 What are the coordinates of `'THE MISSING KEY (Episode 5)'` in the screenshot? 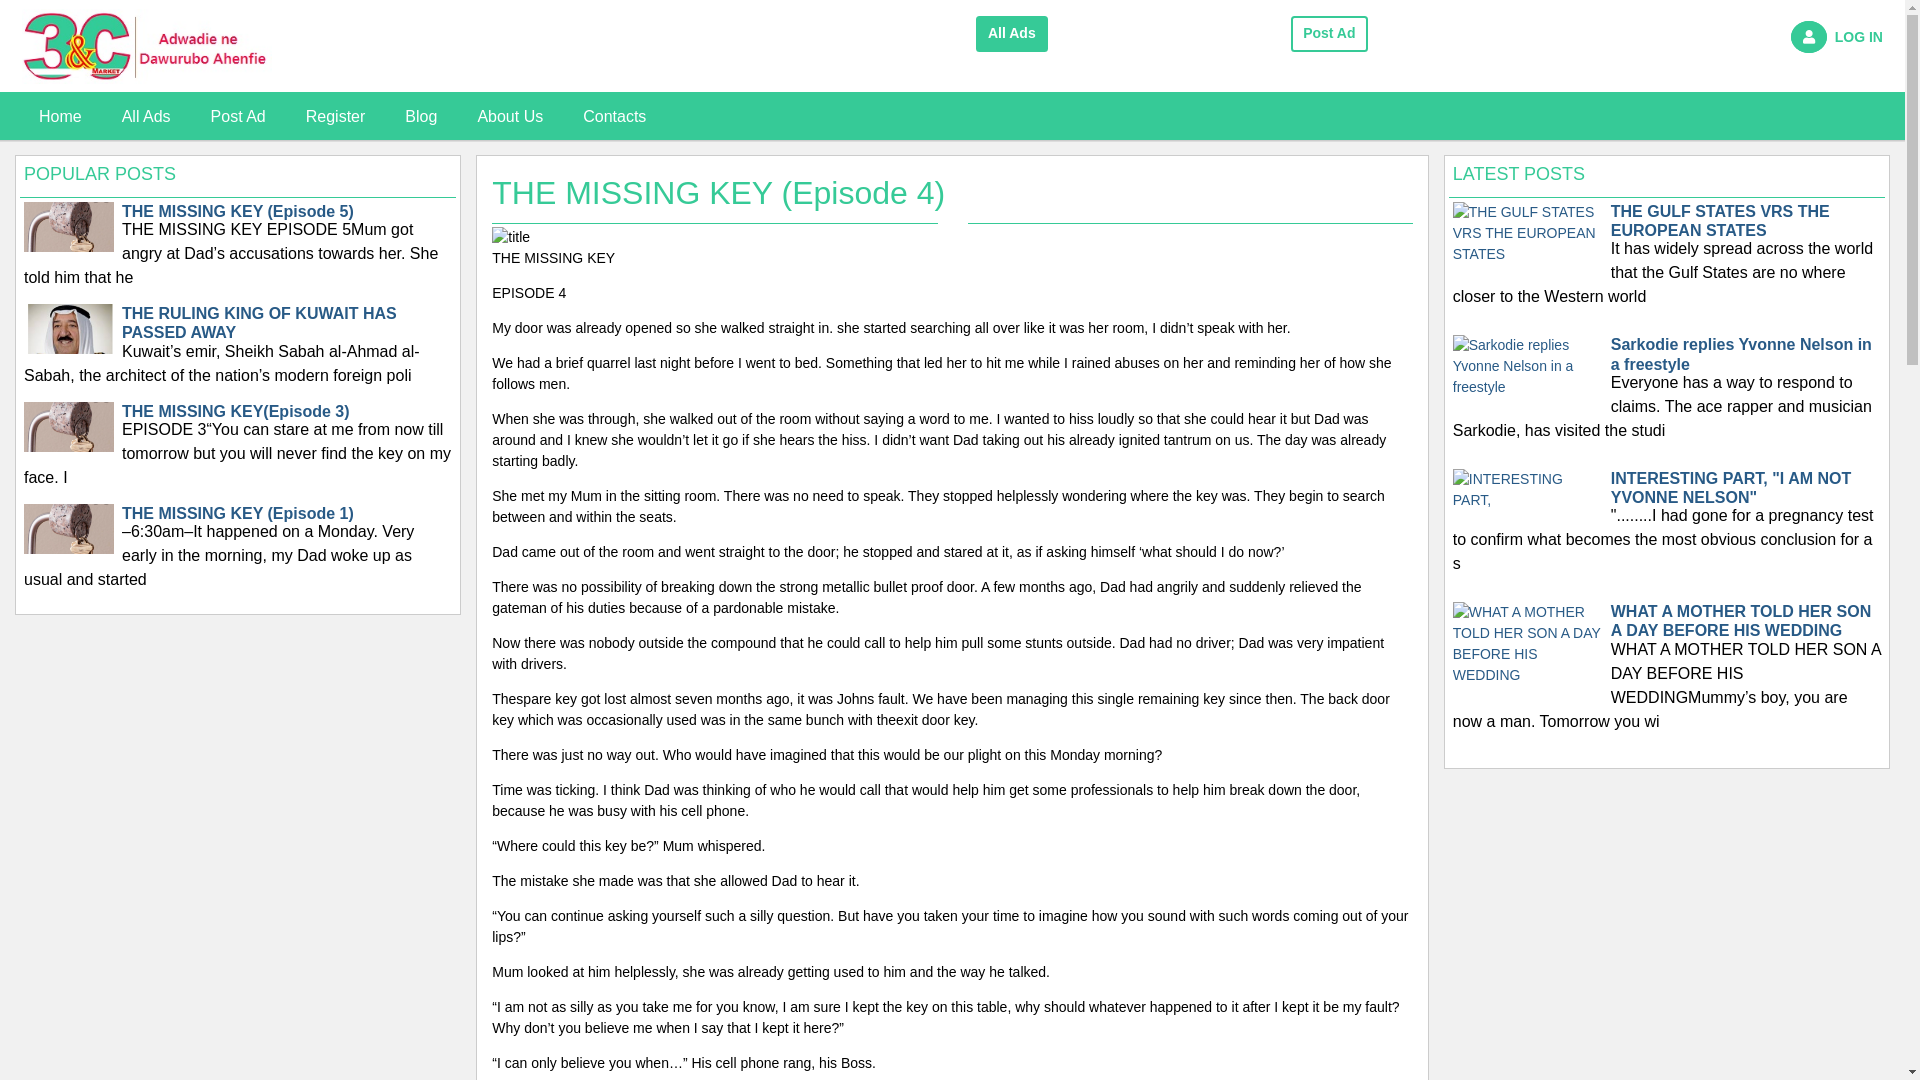 It's located at (24, 246).